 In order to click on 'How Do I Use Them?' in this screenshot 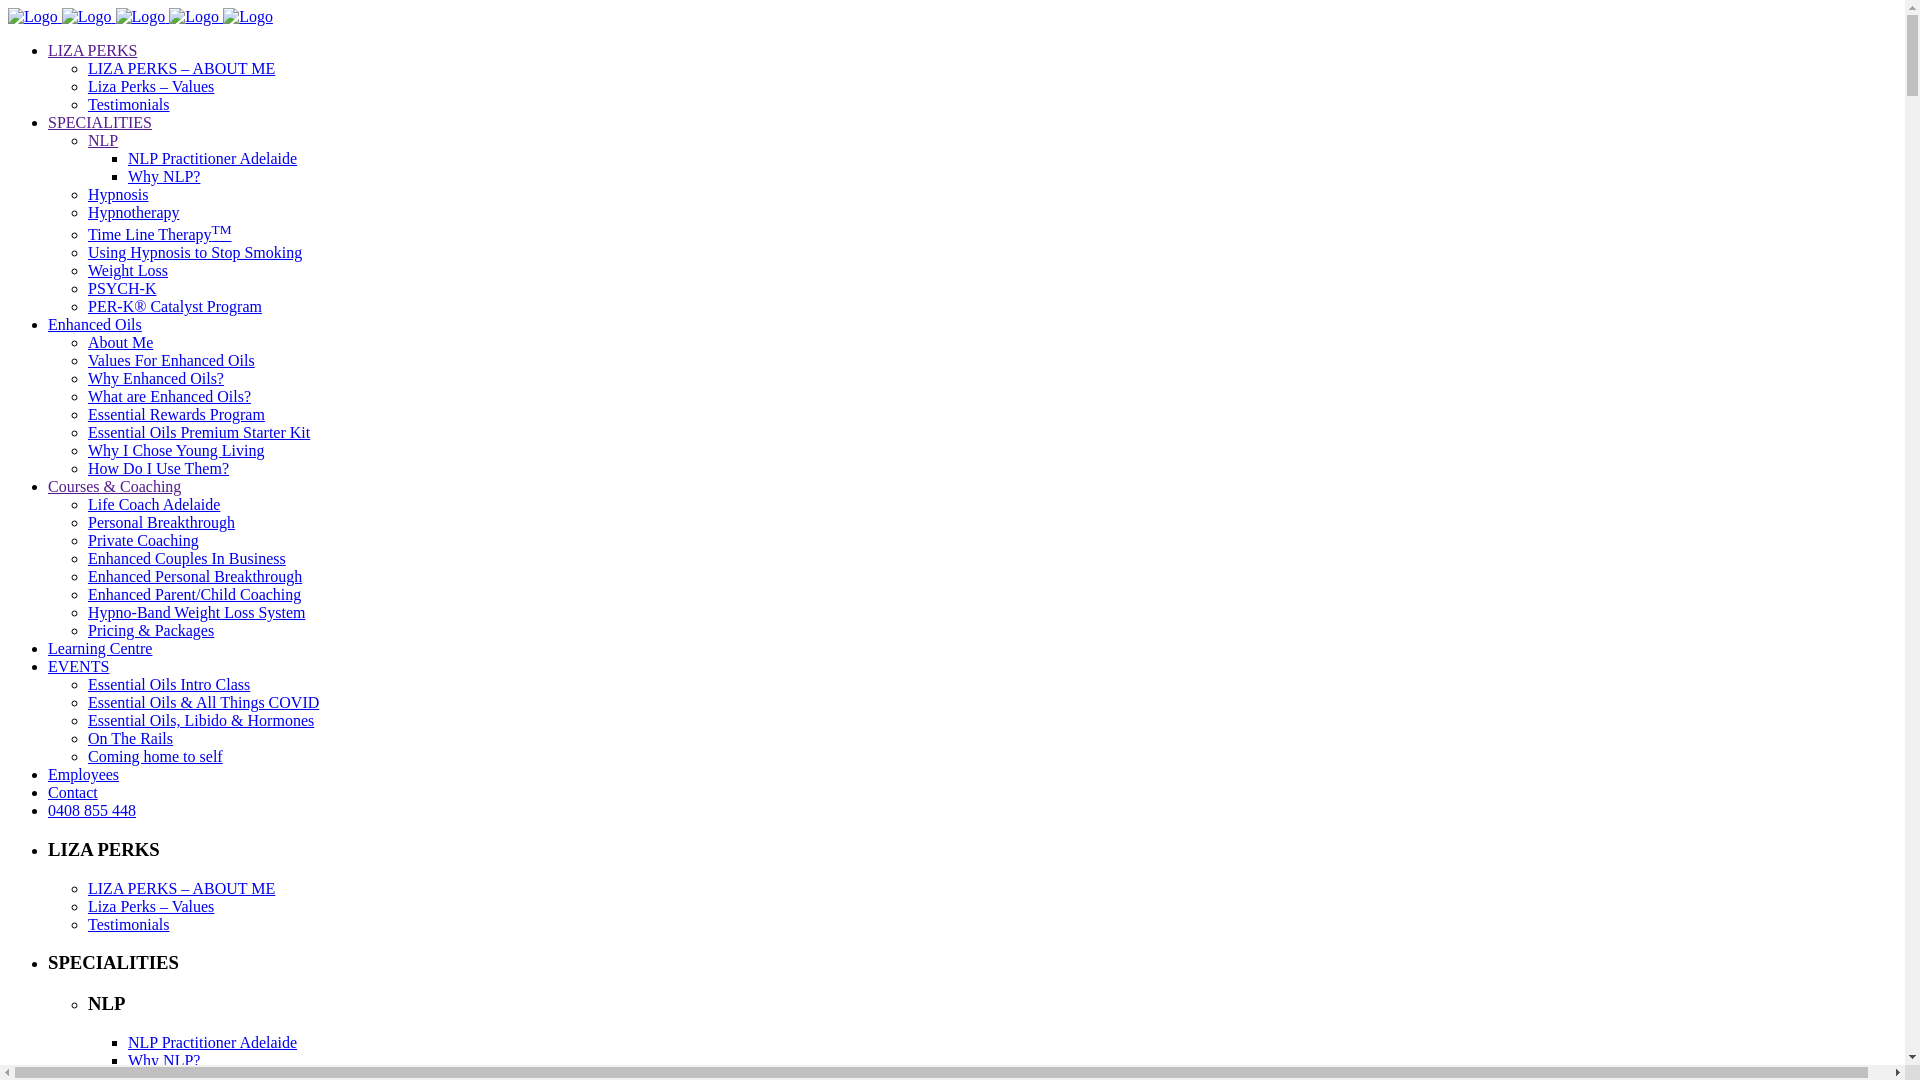, I will do `click(157, 468)`.